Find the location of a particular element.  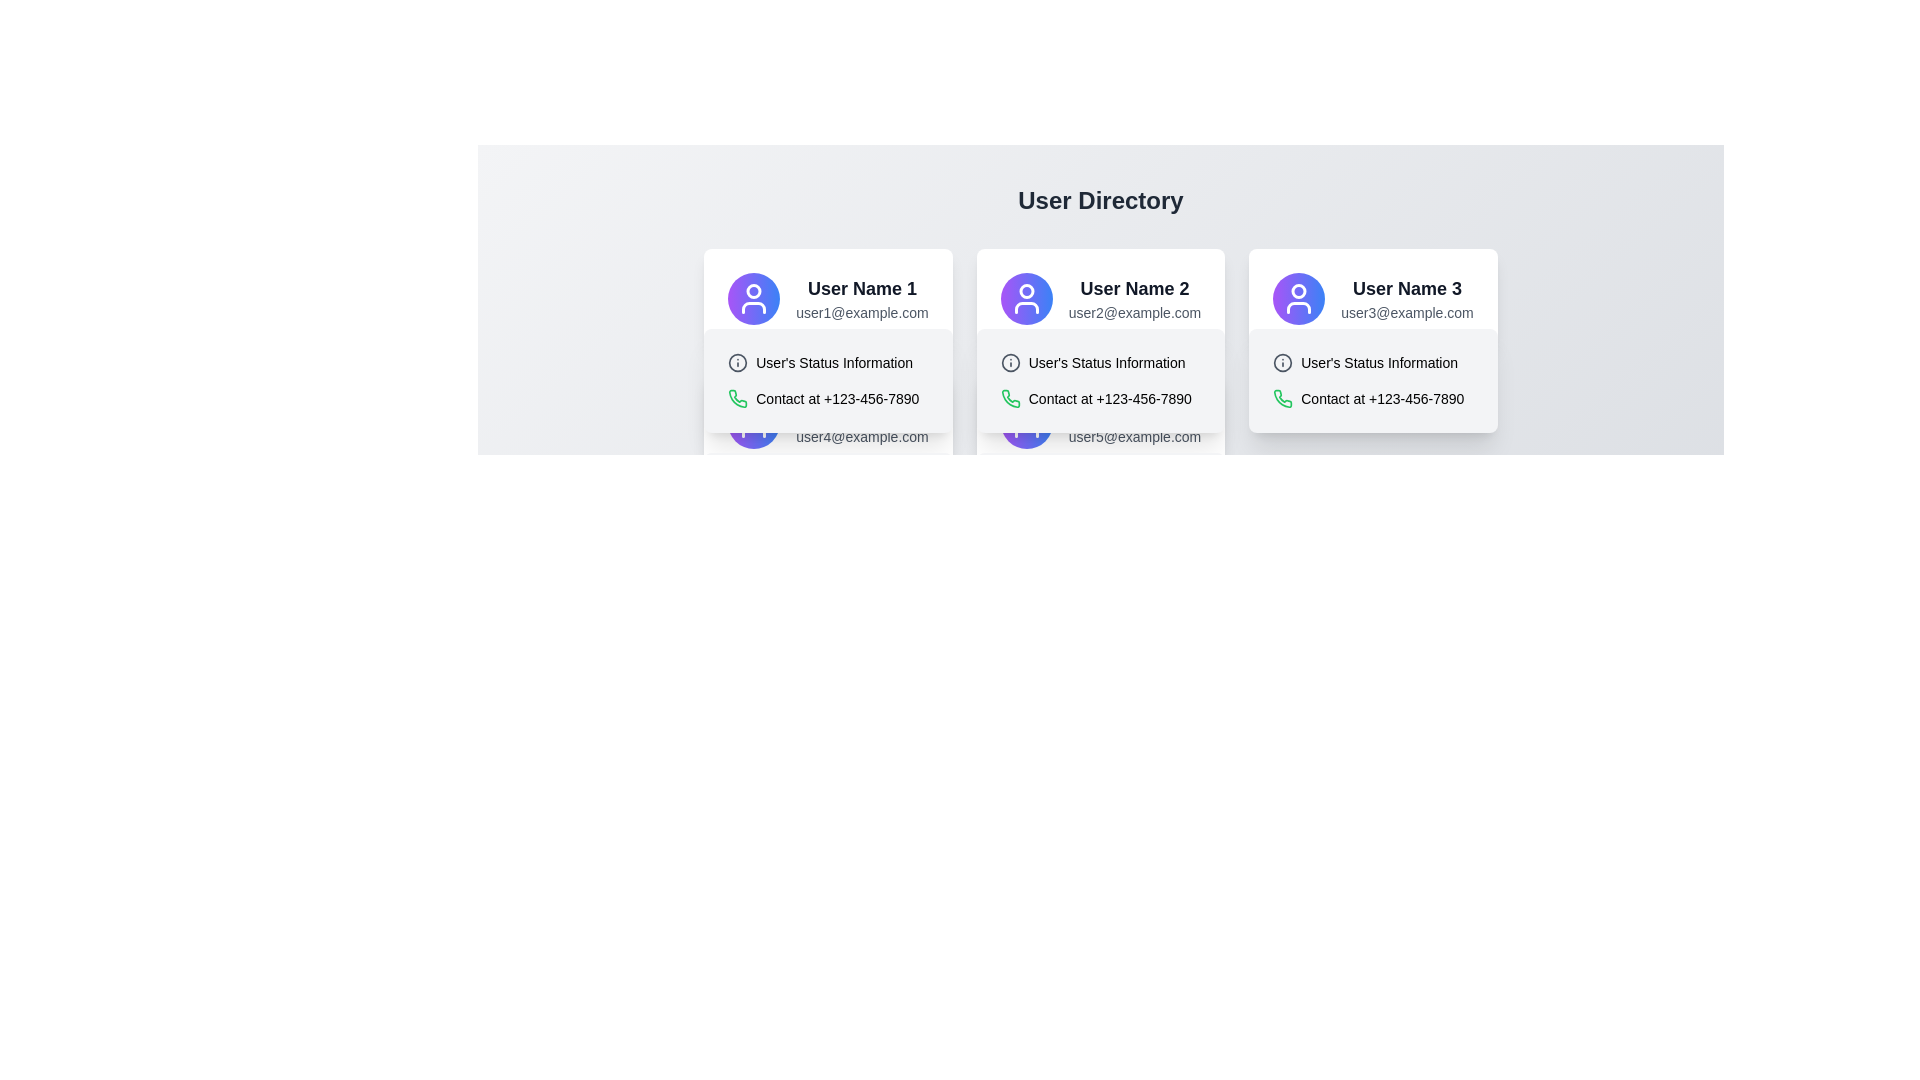

the email address display element associated with 'User Name 5', which is a passive, read-only text component located at the bottom of the user card is located at coordinates (1134, 435).